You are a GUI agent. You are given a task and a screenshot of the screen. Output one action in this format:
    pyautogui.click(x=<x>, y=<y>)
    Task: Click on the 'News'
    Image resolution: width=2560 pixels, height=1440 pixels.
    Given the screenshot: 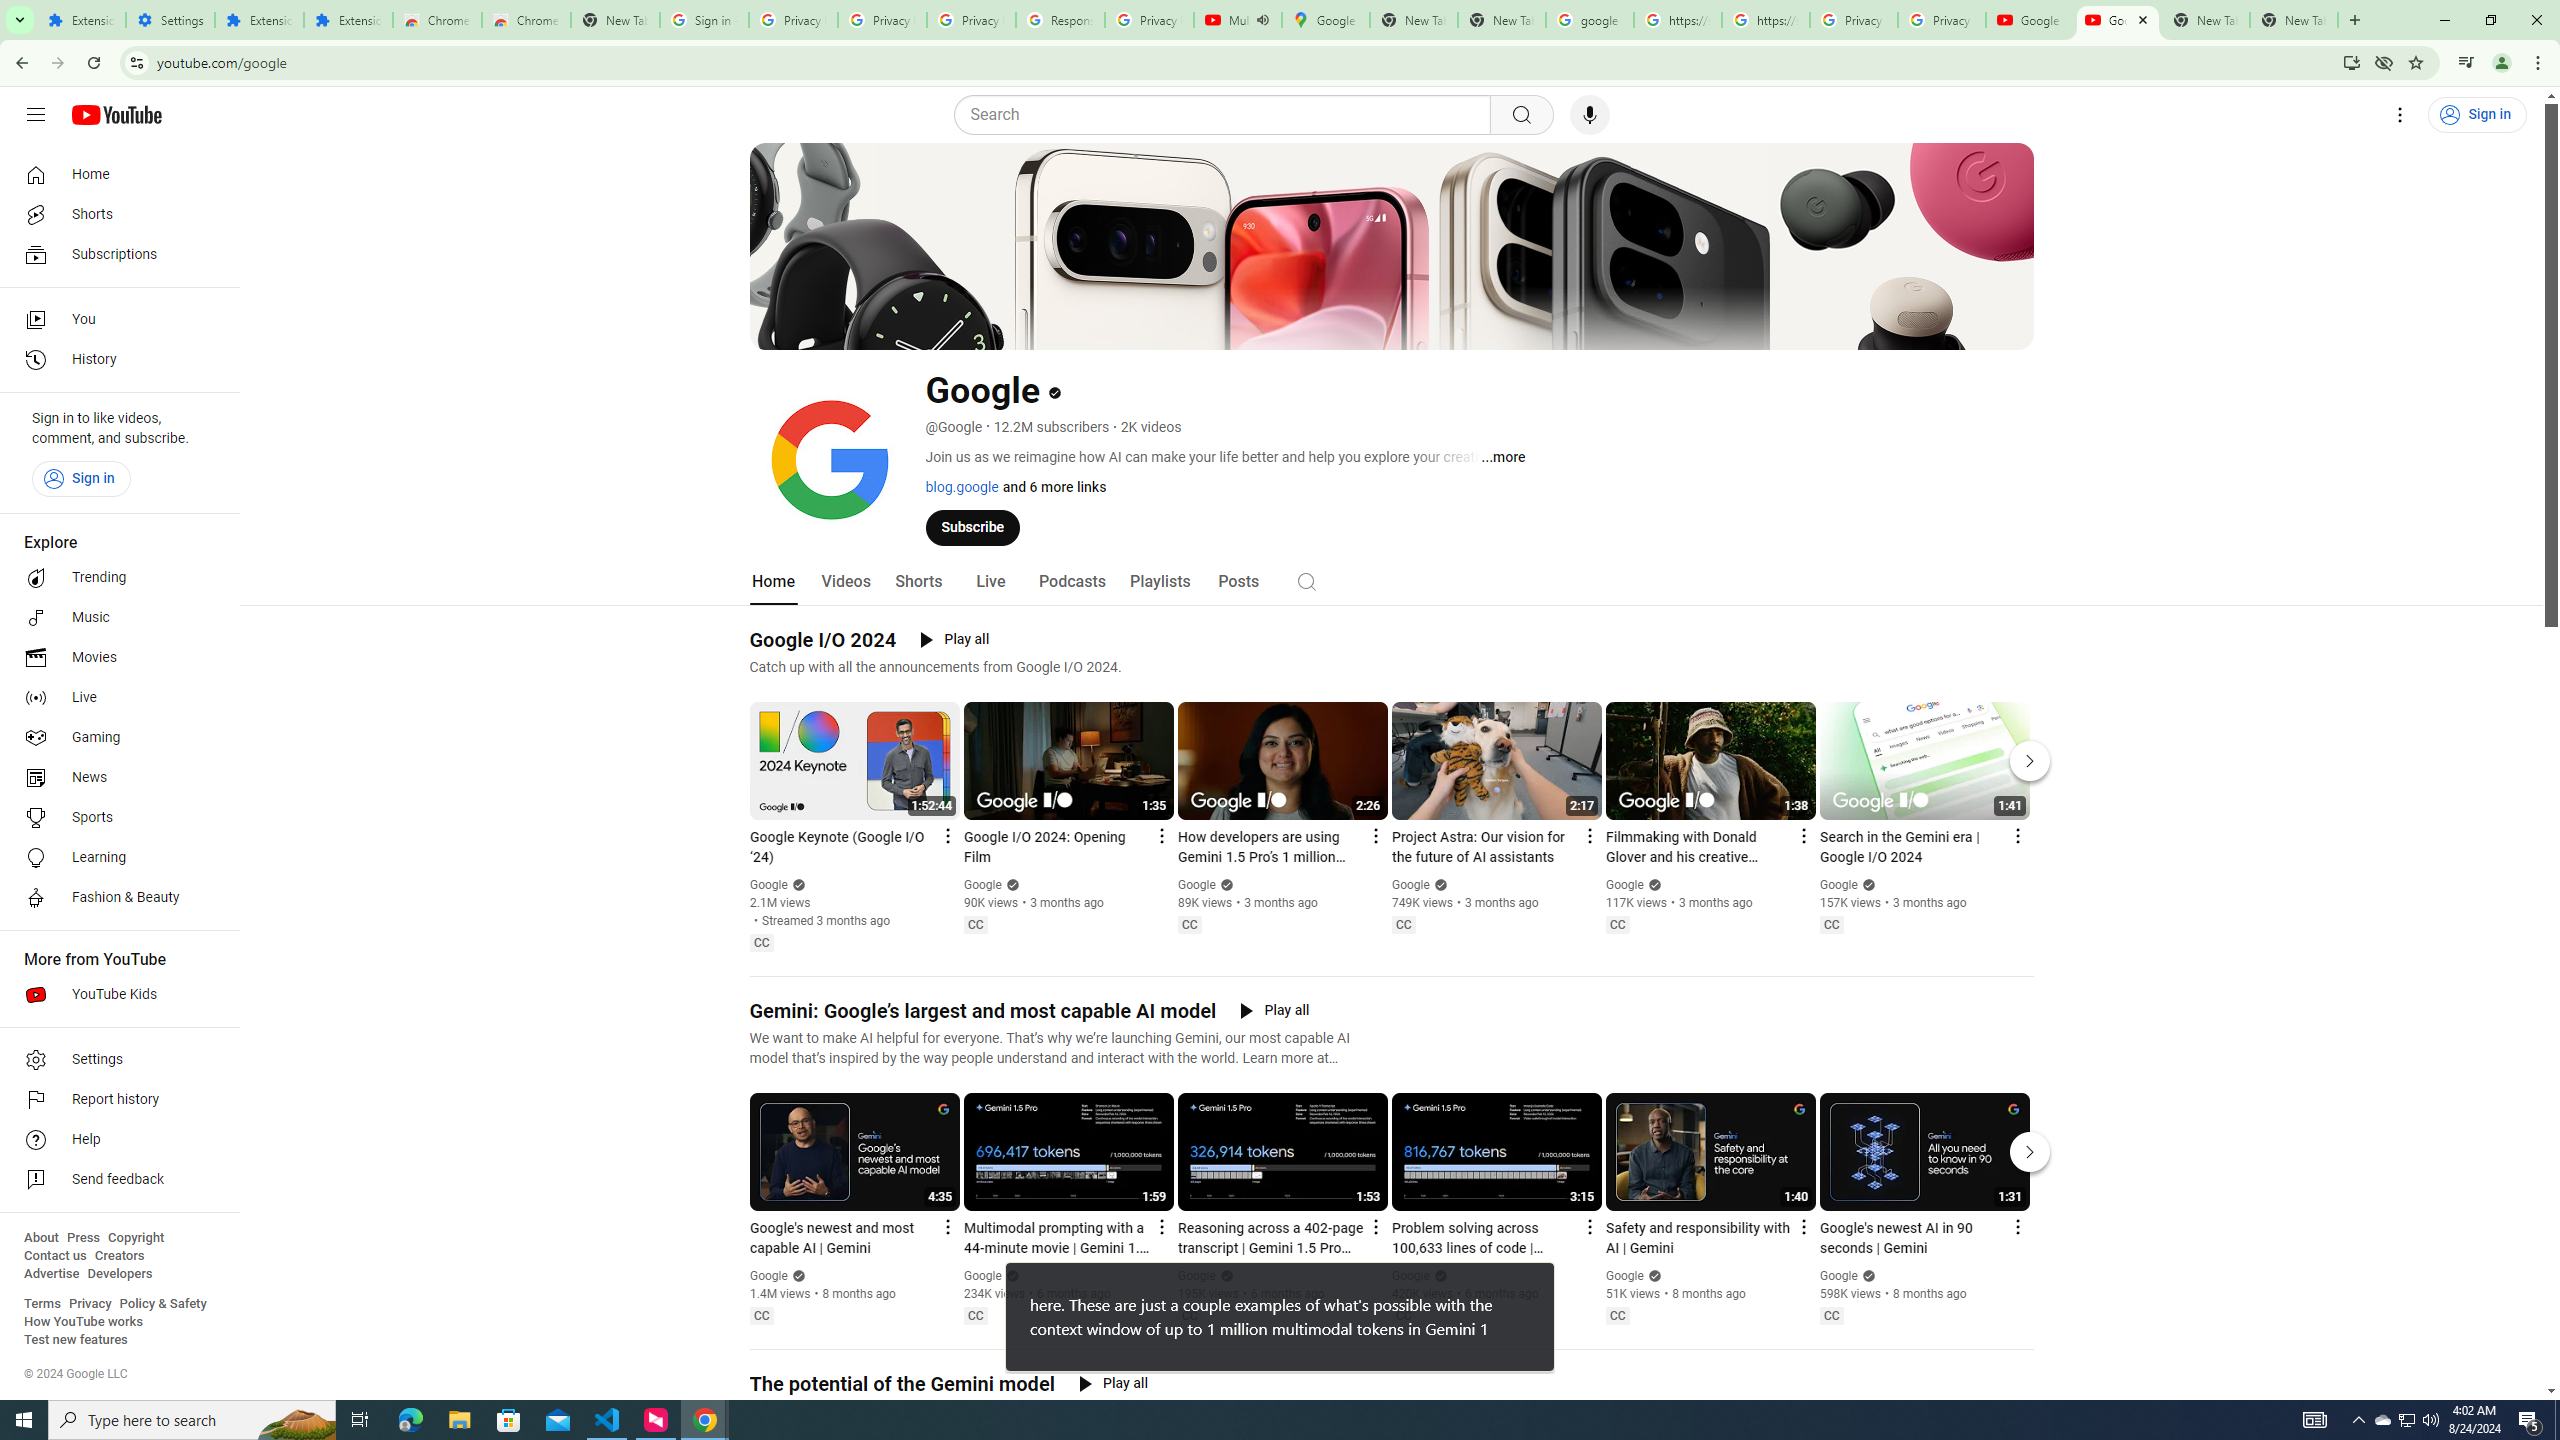 What is the action you would take?
    pyautogui.click(x=113, y=777)
    